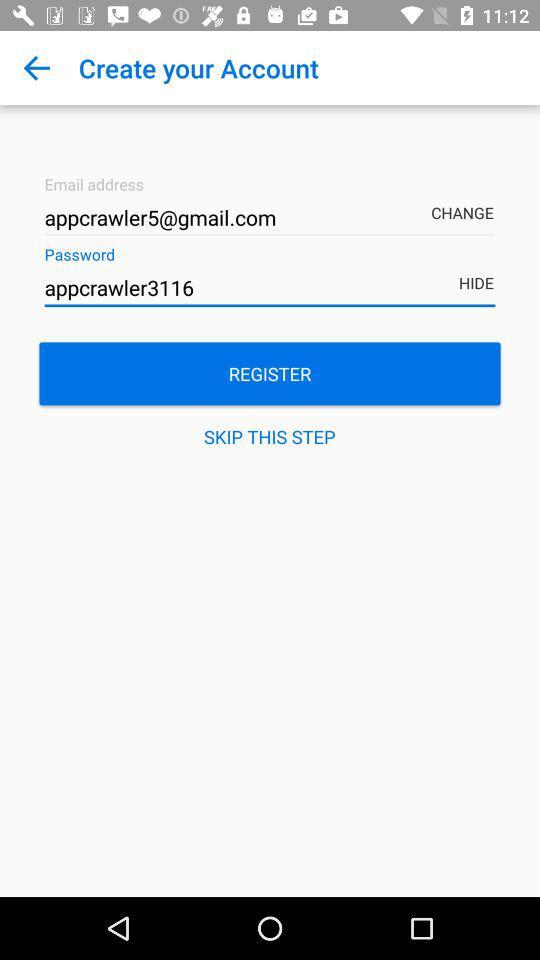 Image resolution: width=540 pixels, height=960 pixels. Describe the element at coordinates (478, 268) in the screenshot. I see `hide item` at that location.